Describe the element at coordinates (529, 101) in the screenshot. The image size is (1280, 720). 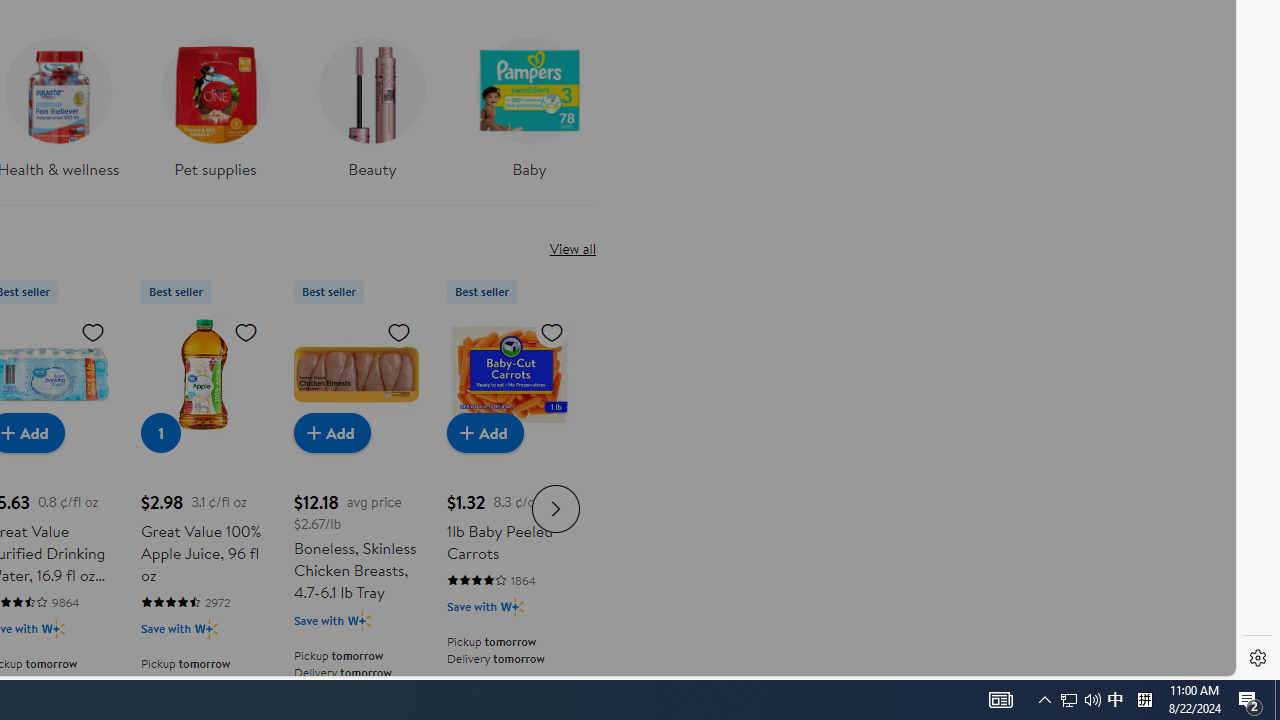
I see `'Baby'` at that location.